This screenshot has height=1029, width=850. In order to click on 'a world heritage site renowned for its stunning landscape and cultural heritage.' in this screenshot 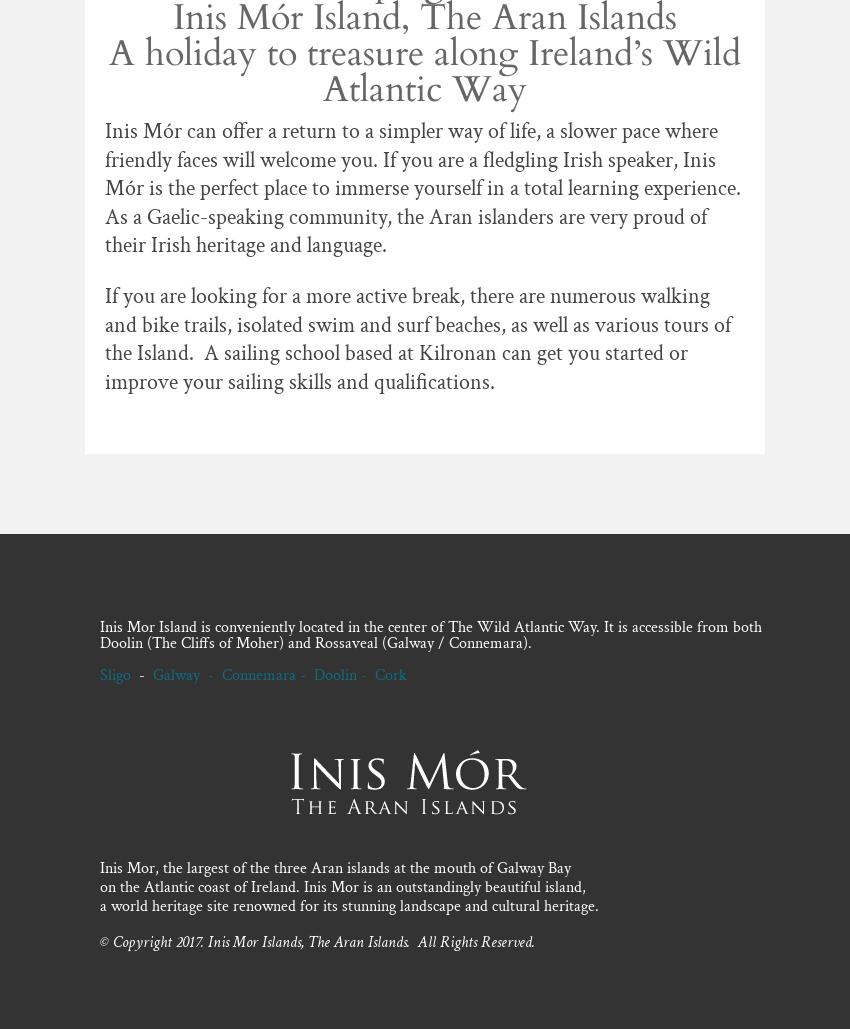, I will do `click(348, 906)`.